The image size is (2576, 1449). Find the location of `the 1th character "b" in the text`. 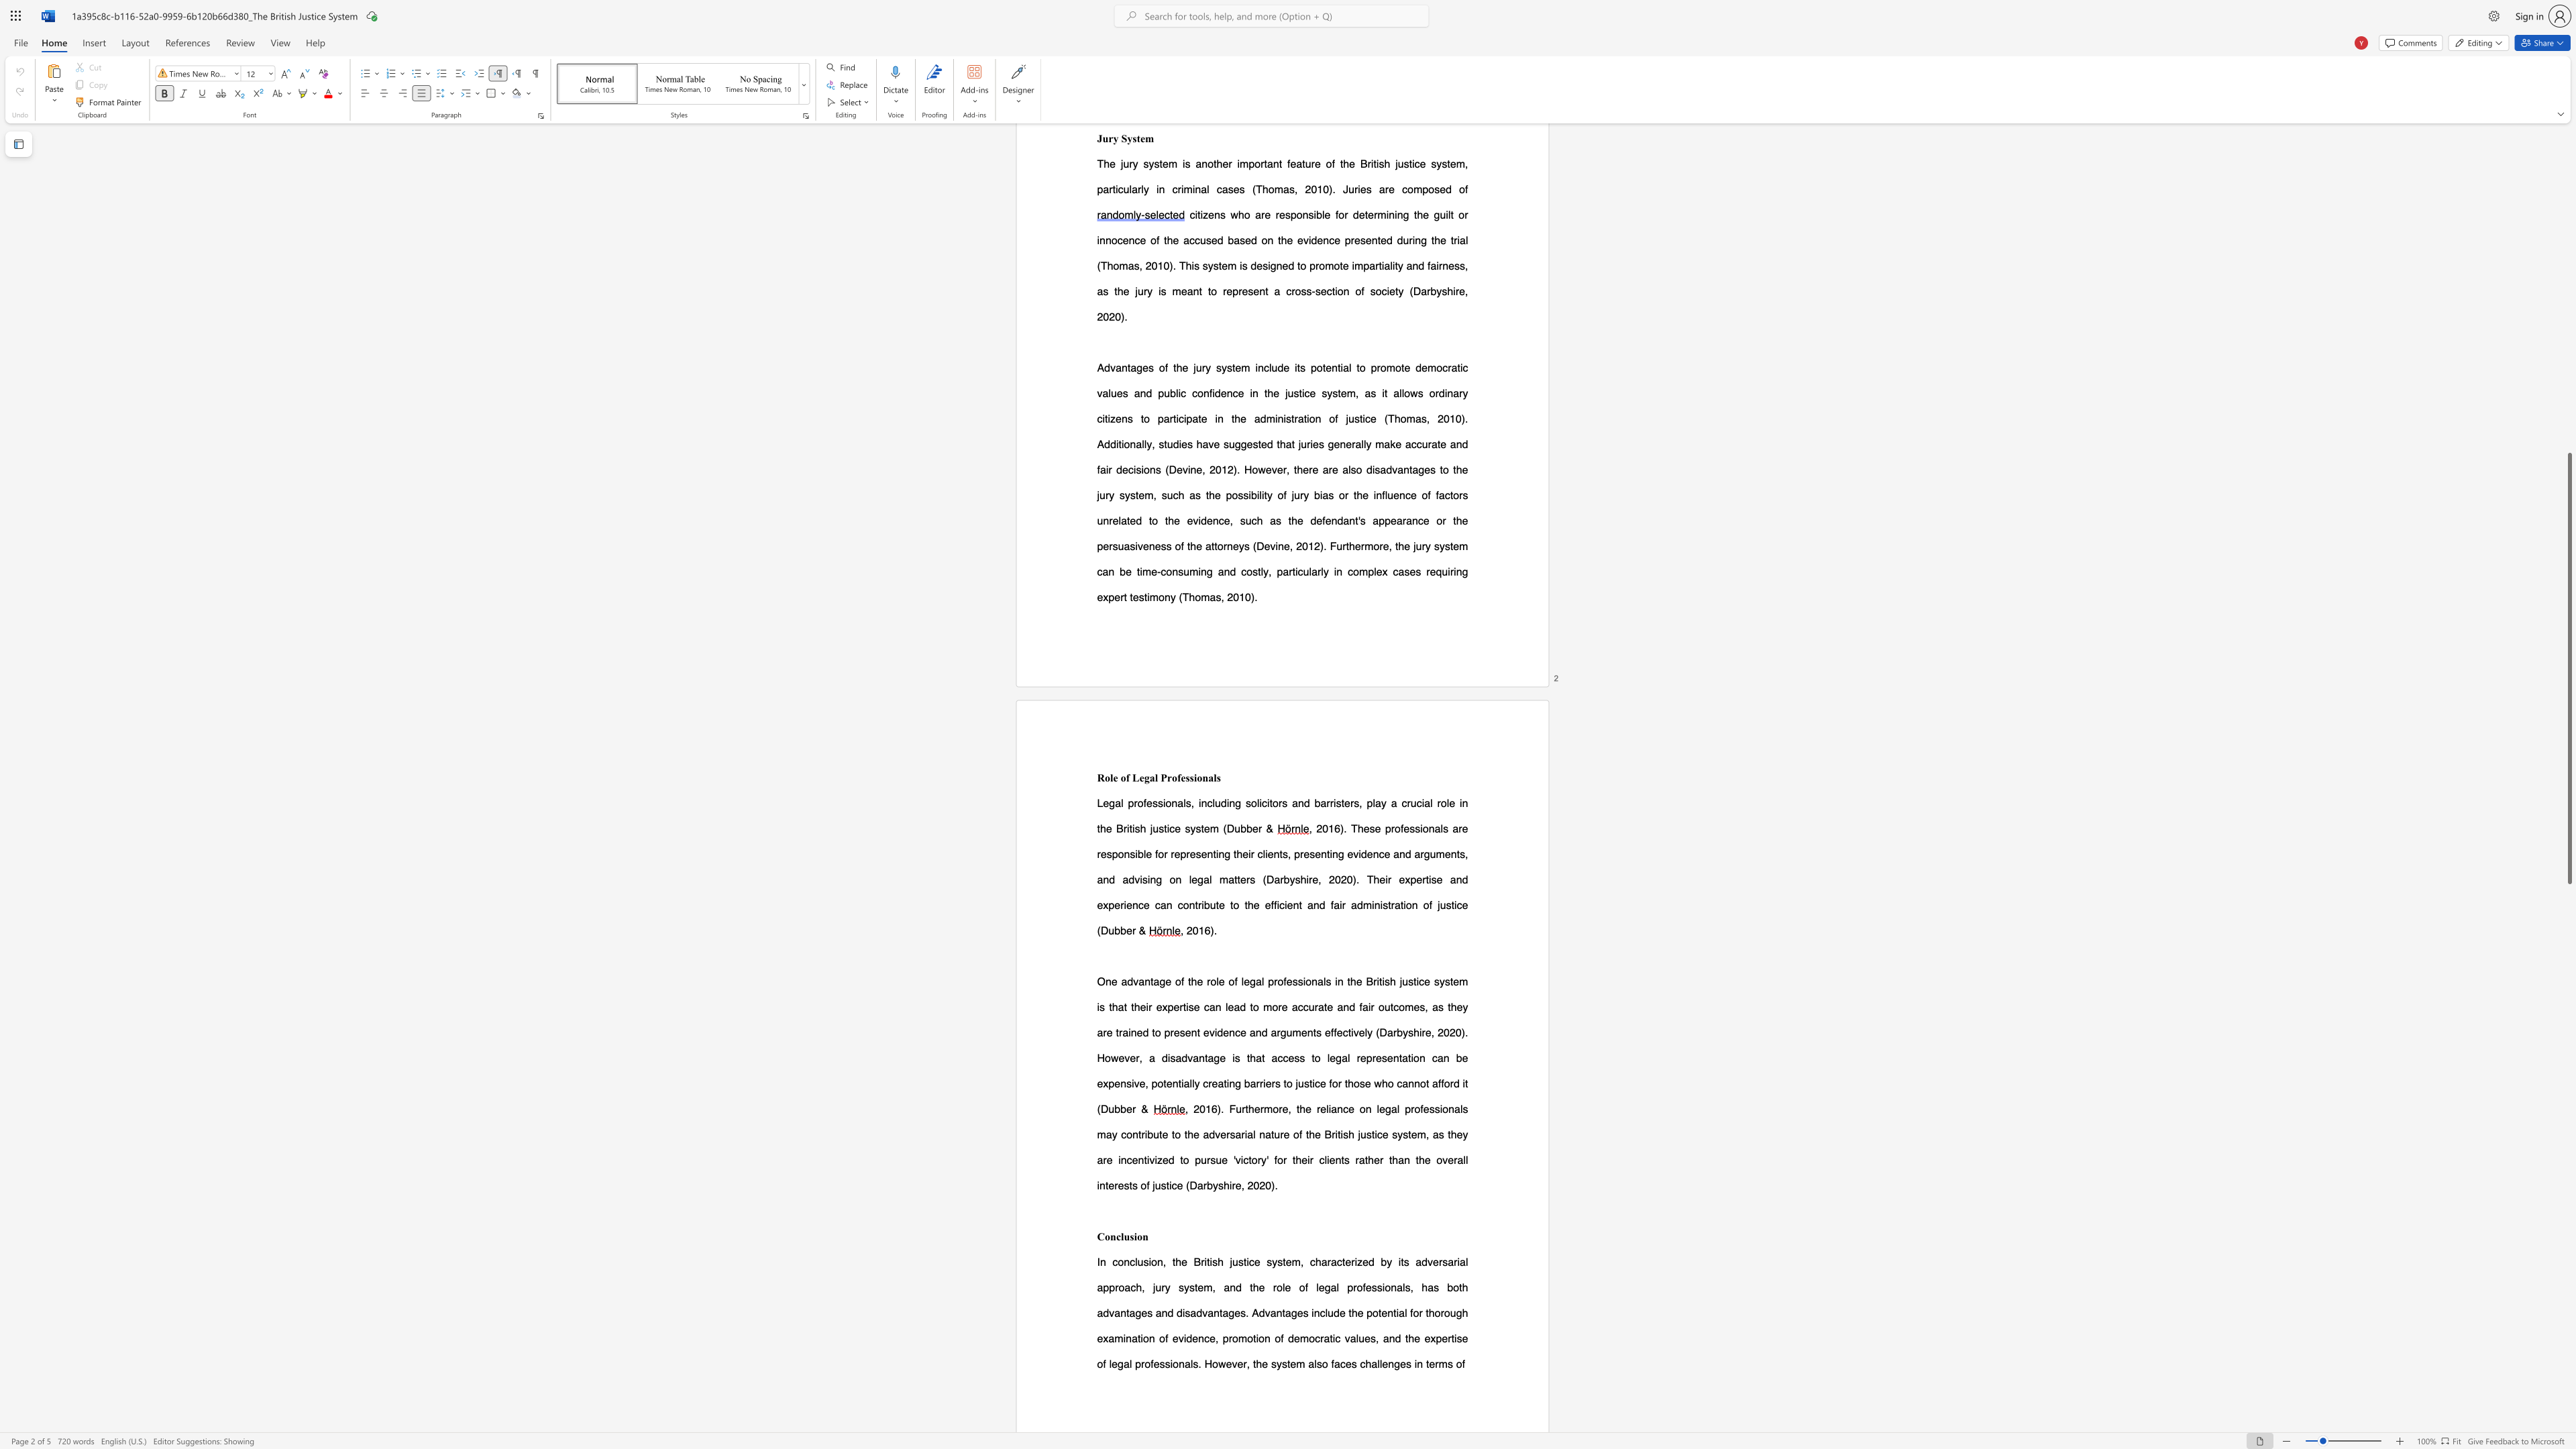

the 1th character "b" in the text is located at coordinates (1242, 828).